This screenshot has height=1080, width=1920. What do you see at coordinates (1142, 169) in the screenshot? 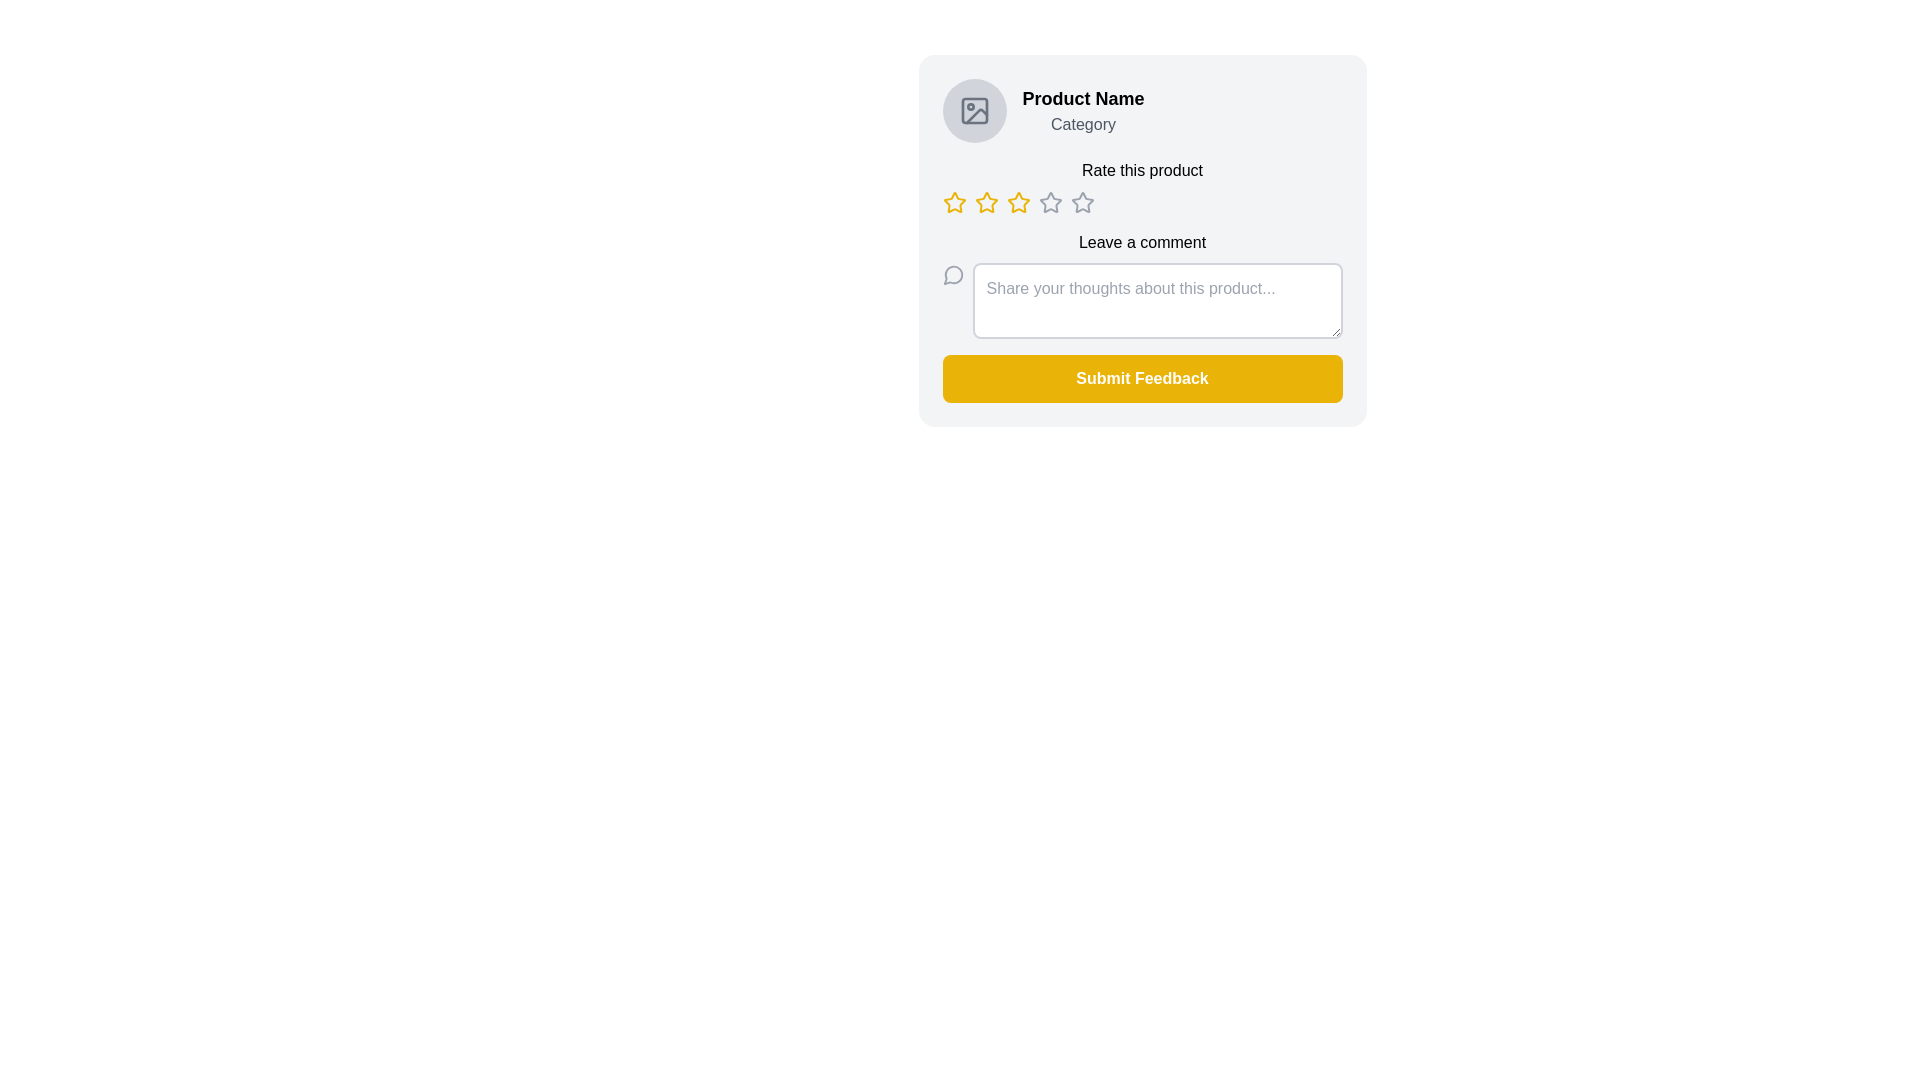
I see `the static text label prompting users to rate the product, which is positioned above the star rating icons` at bounding box center [1142, 169].